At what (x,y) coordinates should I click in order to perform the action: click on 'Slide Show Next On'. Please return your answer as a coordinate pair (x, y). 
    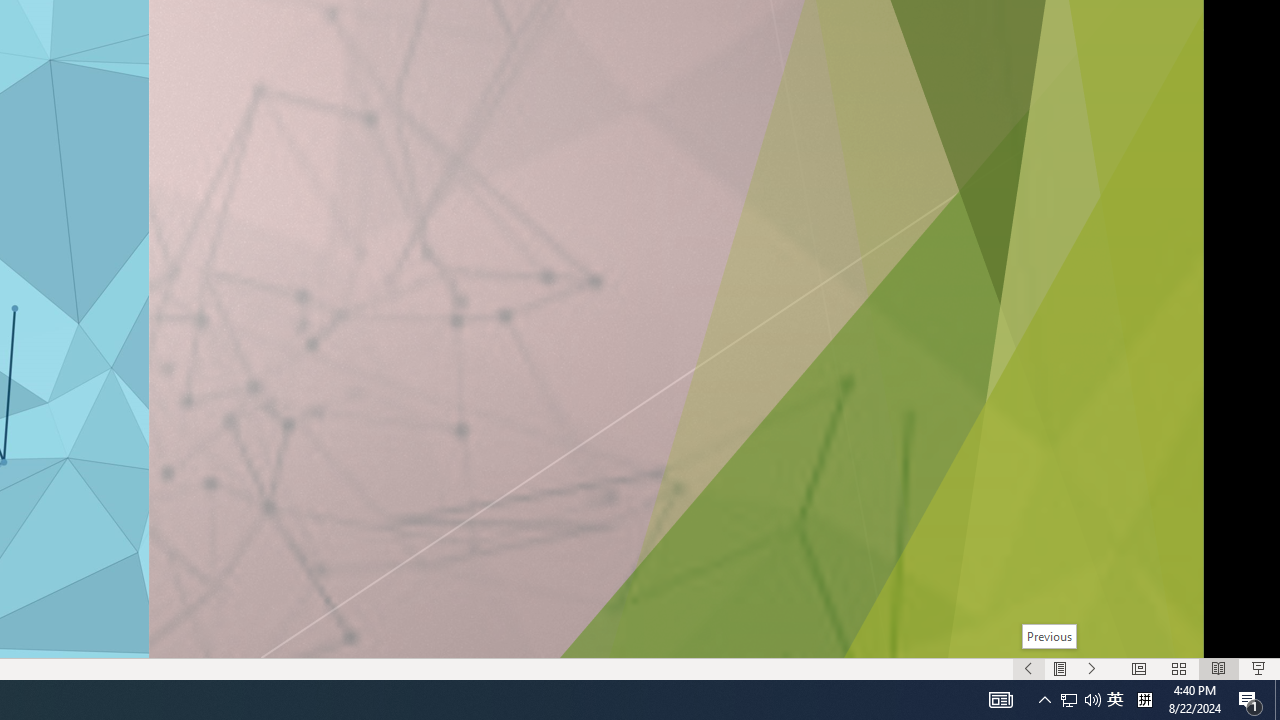
    Looking at the image, I should click on (1091, 669).